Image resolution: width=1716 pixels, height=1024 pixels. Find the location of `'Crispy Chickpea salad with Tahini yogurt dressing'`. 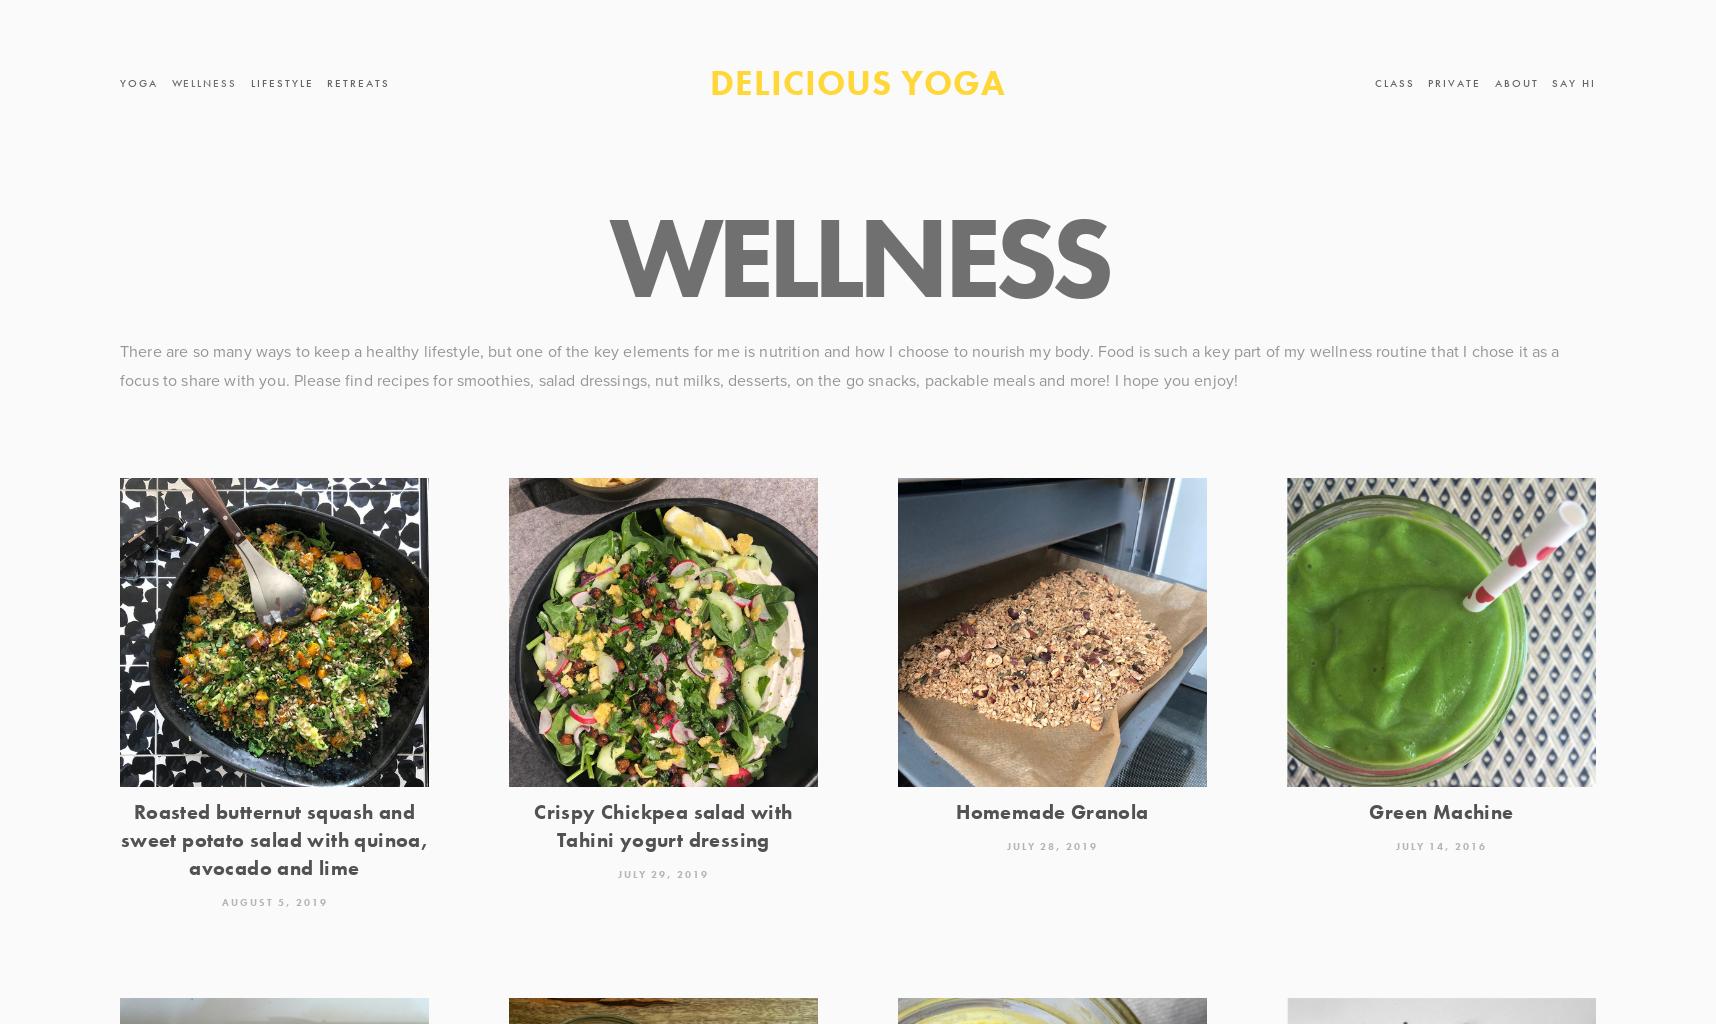

'Crispy Chickpea salad with Tahini yogurt dressing' is located at coordinates (662, 824).